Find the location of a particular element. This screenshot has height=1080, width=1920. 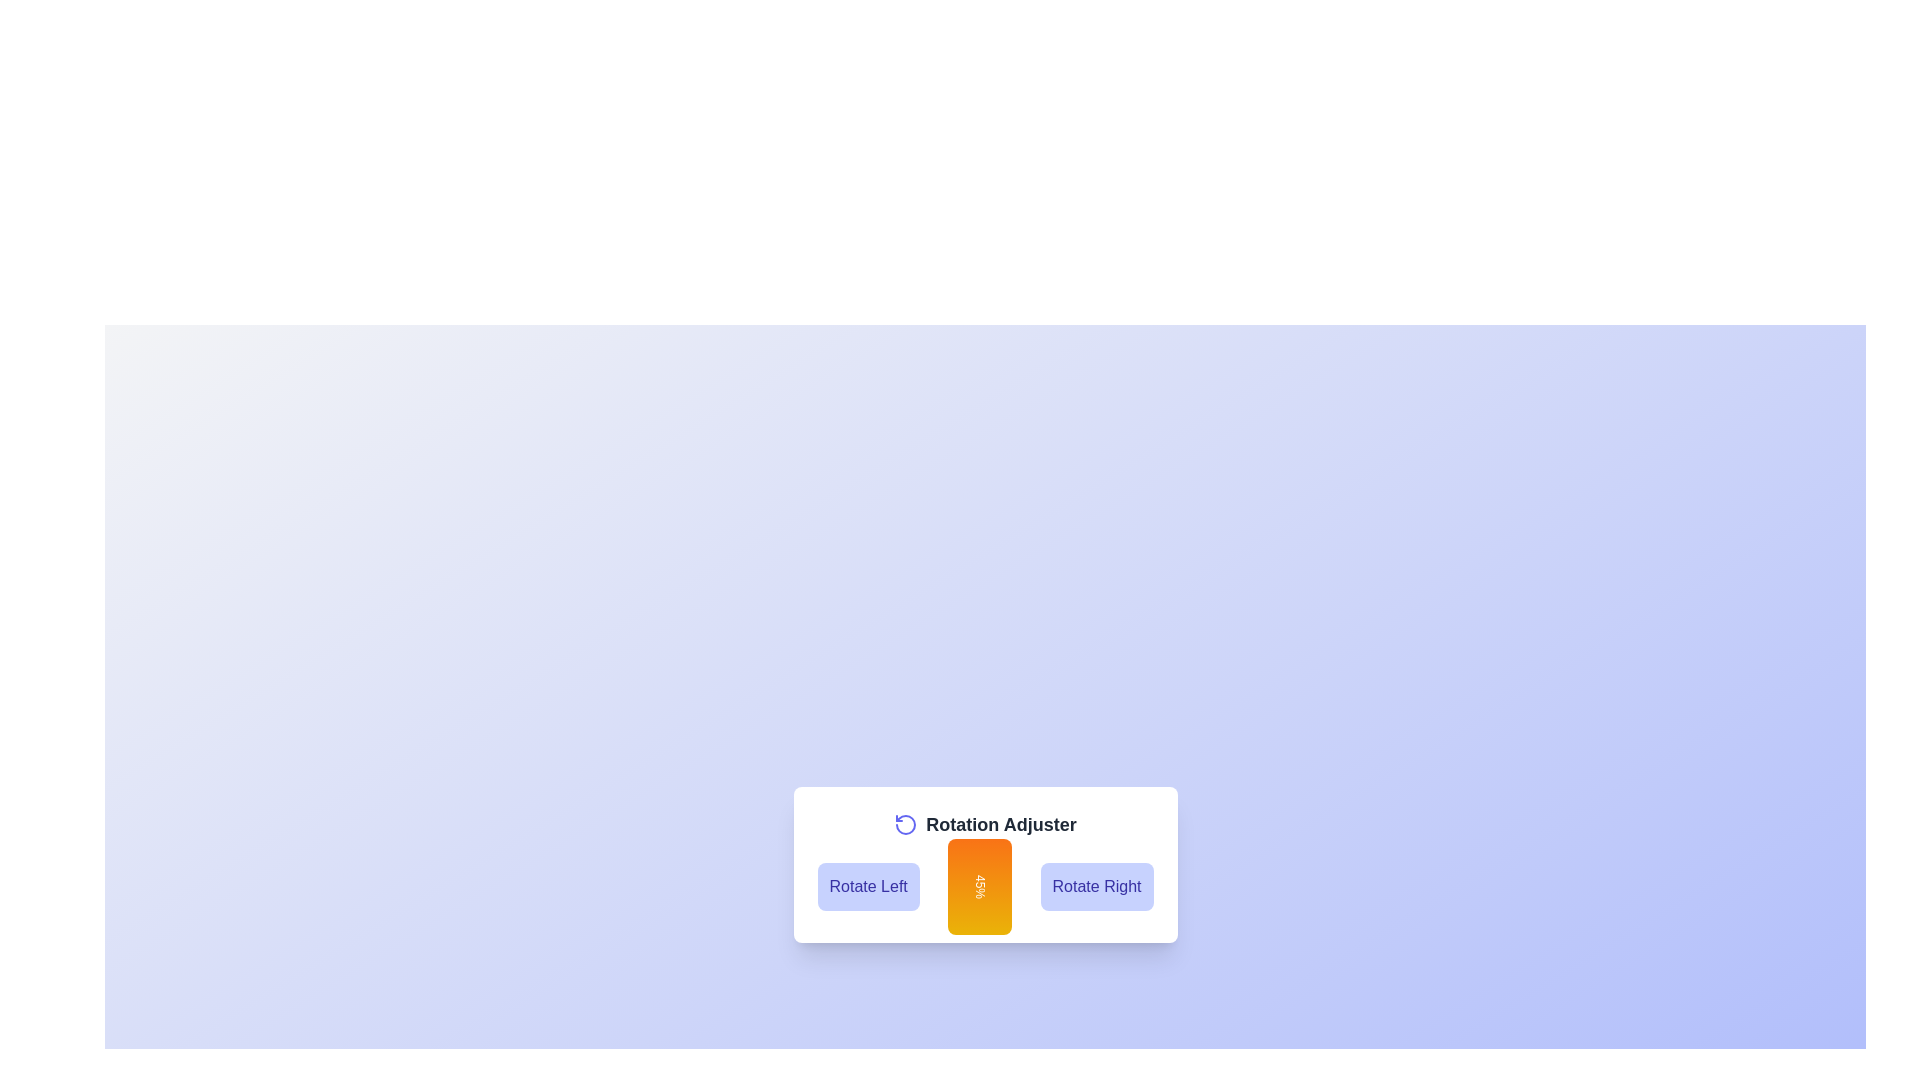

the 'Rotate Left' button to decrease the rotation is located at coordinates (868, 886).